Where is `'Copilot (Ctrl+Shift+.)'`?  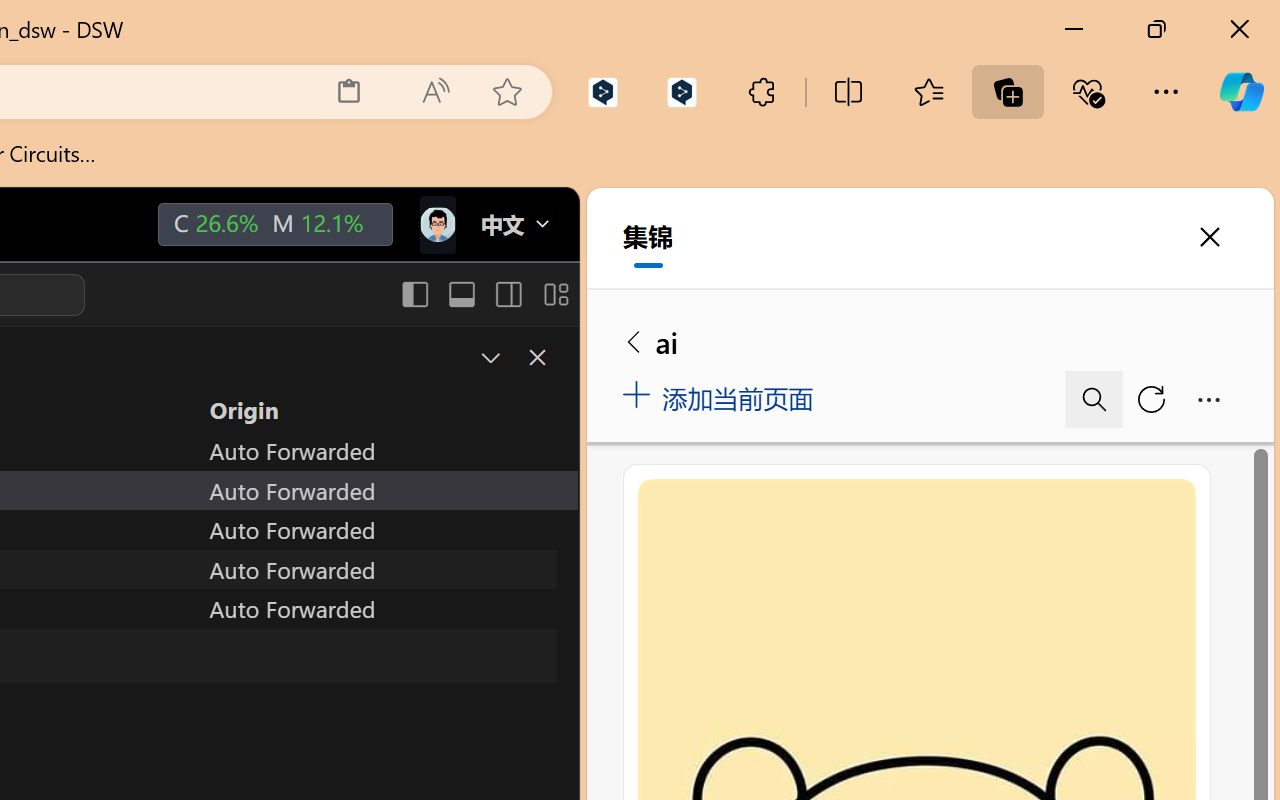
'Copilot (Ctrl+Shift+.)' is located at coordinates (1240, 91).